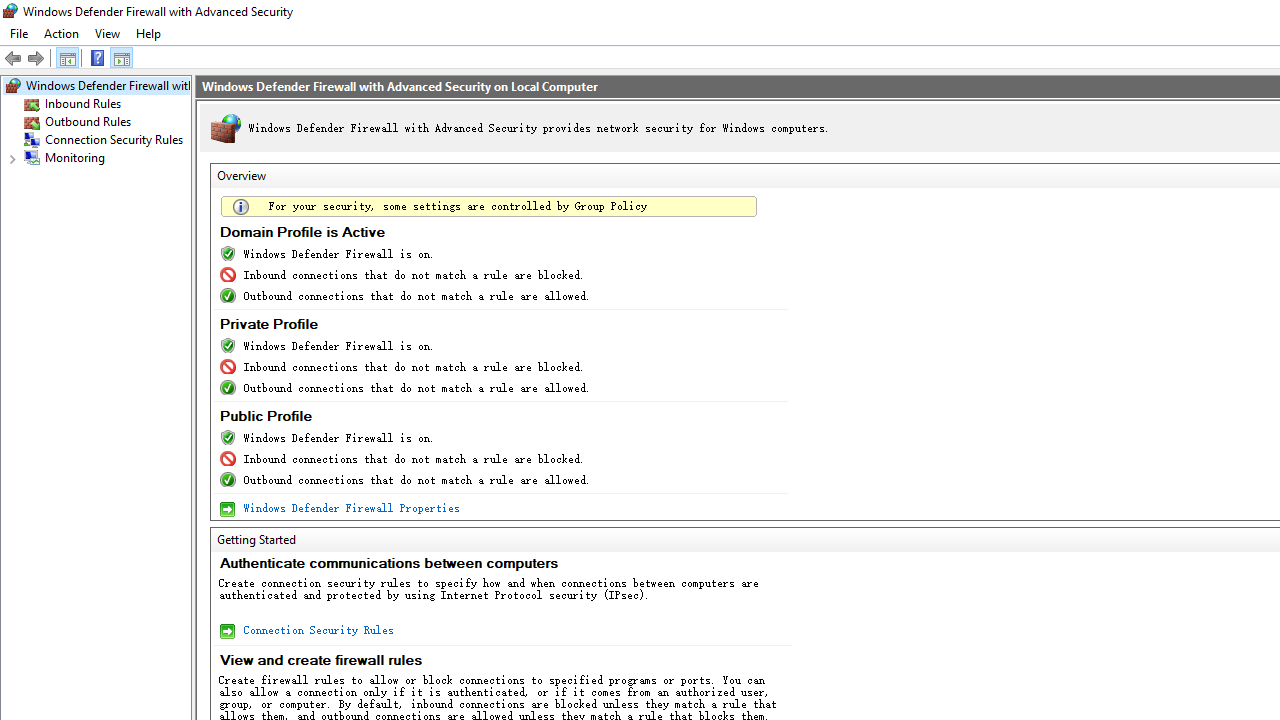 The image size is (1280, 720). I want to click on 'Show/Hide Console Tree', so click(67, 56).